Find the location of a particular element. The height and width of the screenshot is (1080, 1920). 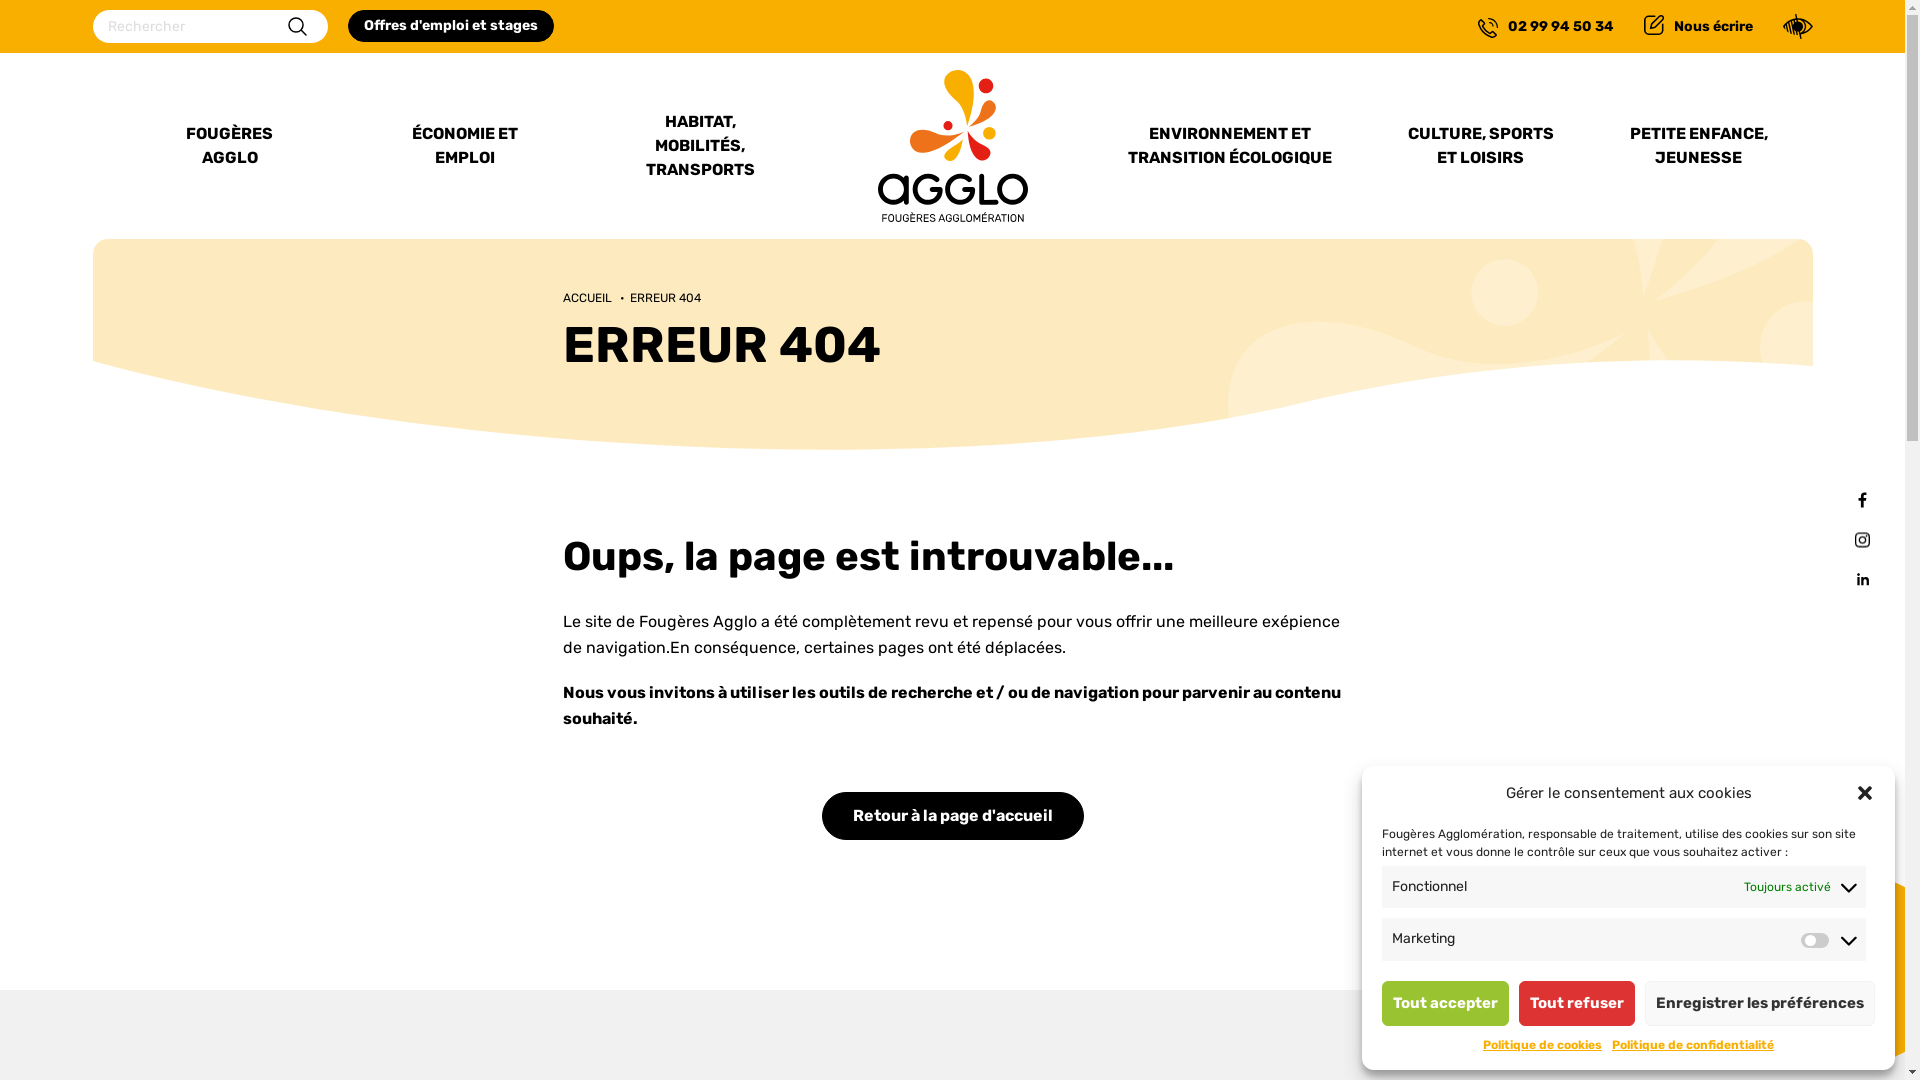

'Facebook' is located at coordinates (1861, 499).